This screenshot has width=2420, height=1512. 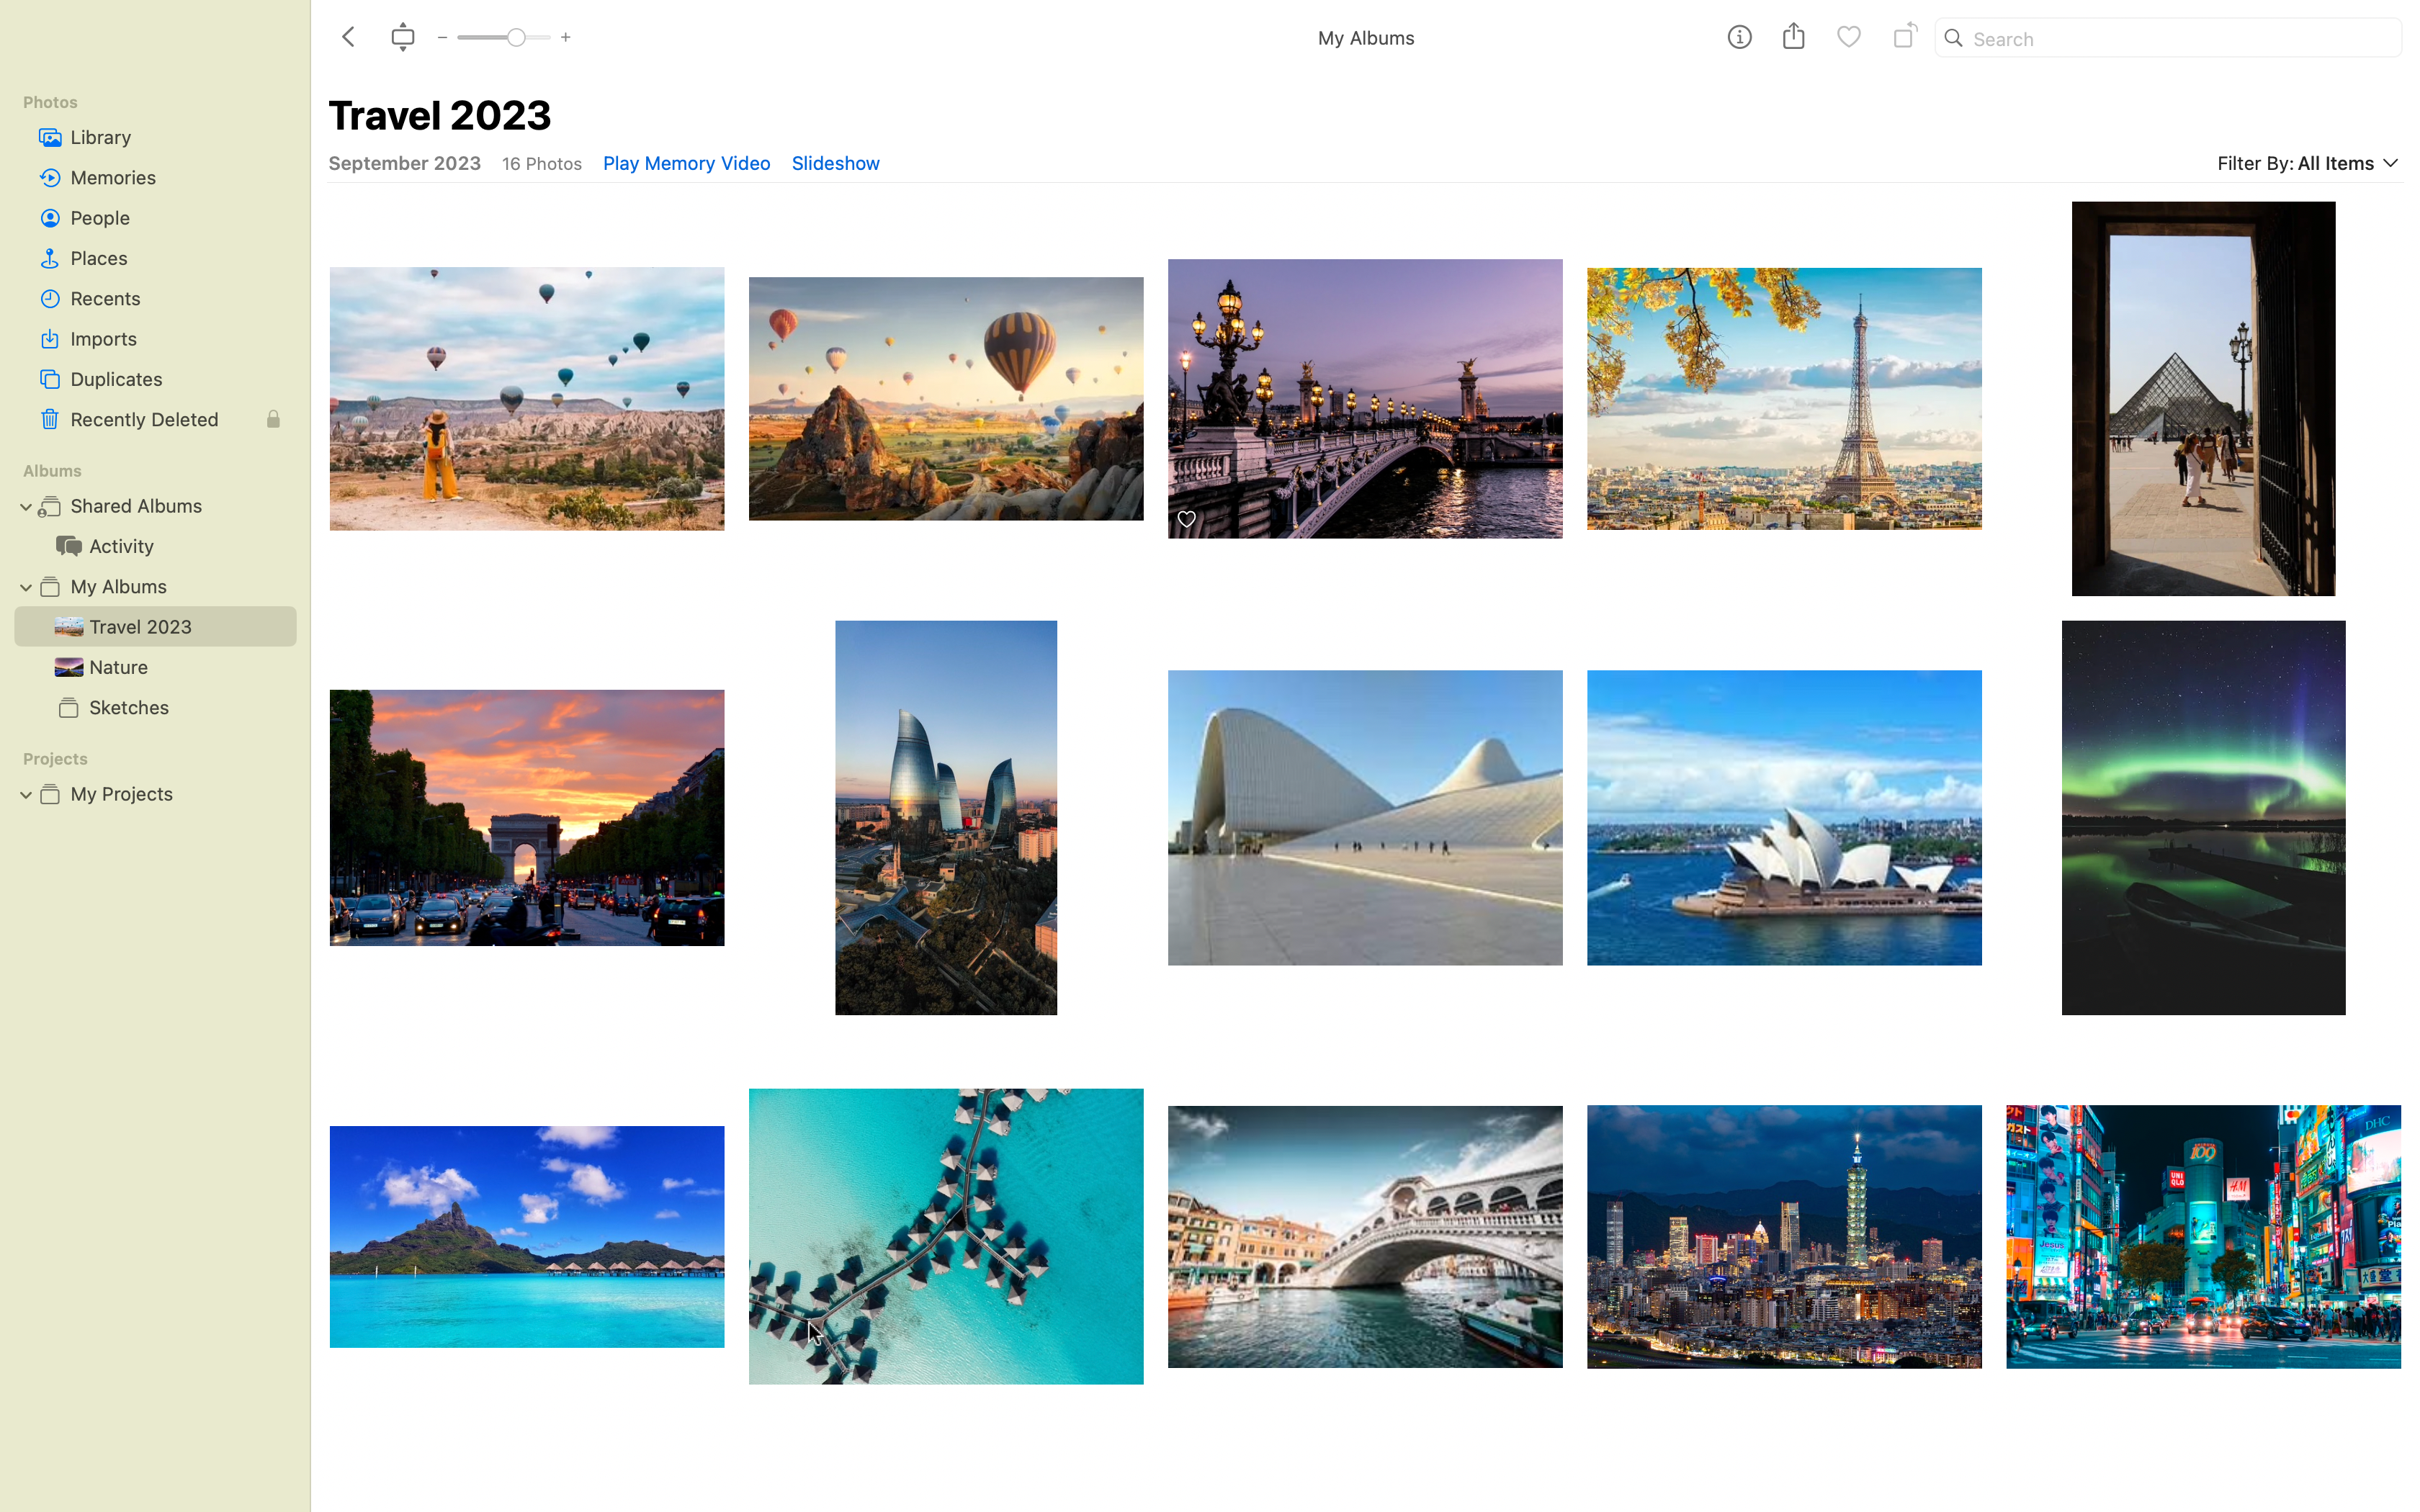 I want to click on the first image featuring hot air balloons, so click(x=524, y=389).